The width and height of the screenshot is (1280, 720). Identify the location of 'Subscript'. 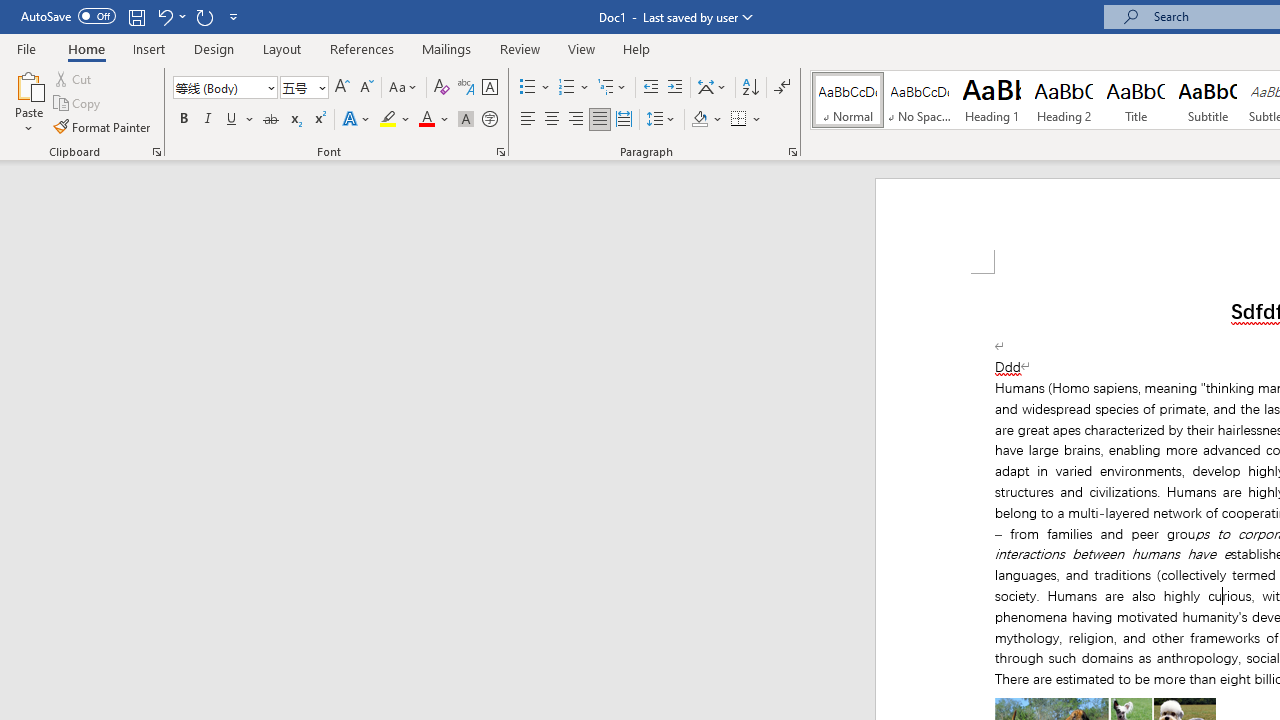
(294, 119).